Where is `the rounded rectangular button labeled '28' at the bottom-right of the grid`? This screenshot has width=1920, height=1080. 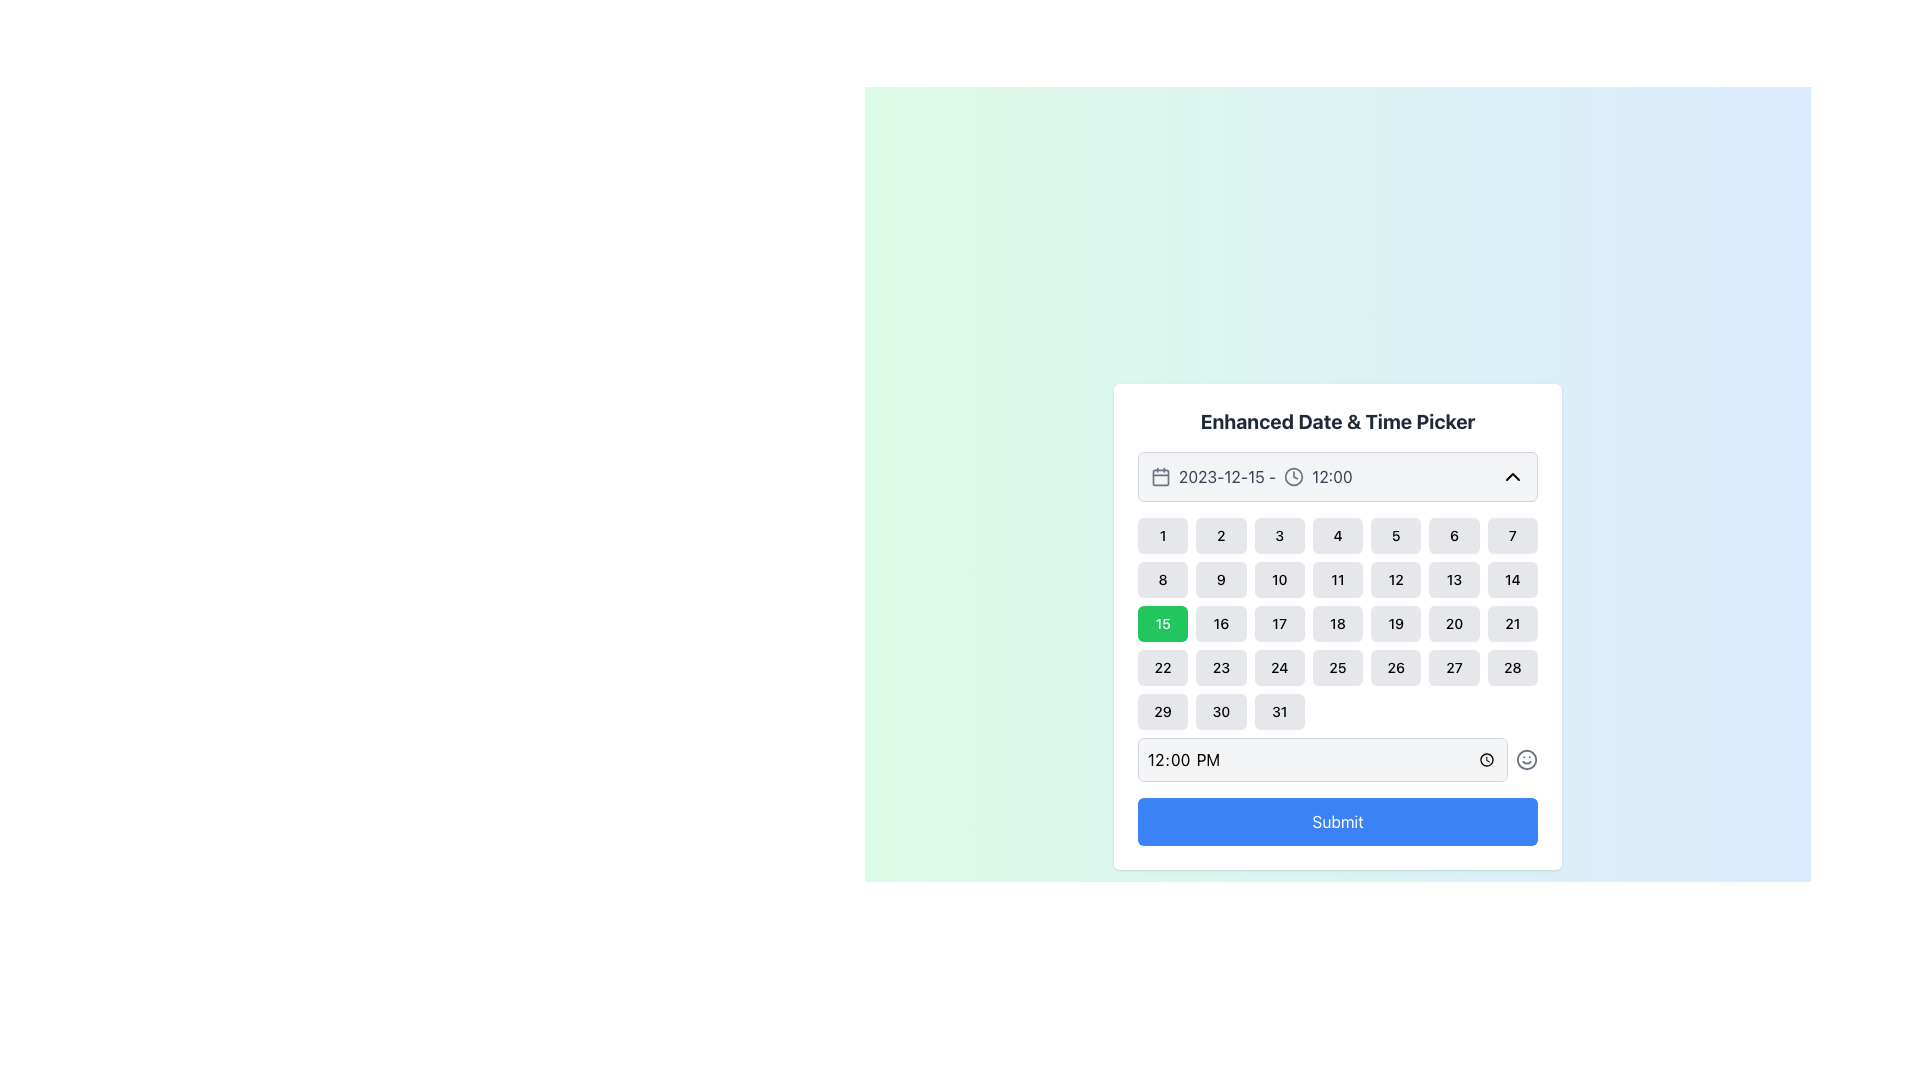 the rounded rectangular button labeled '28' at the bottom-right of the grid is located at coordinates (1512, 667).